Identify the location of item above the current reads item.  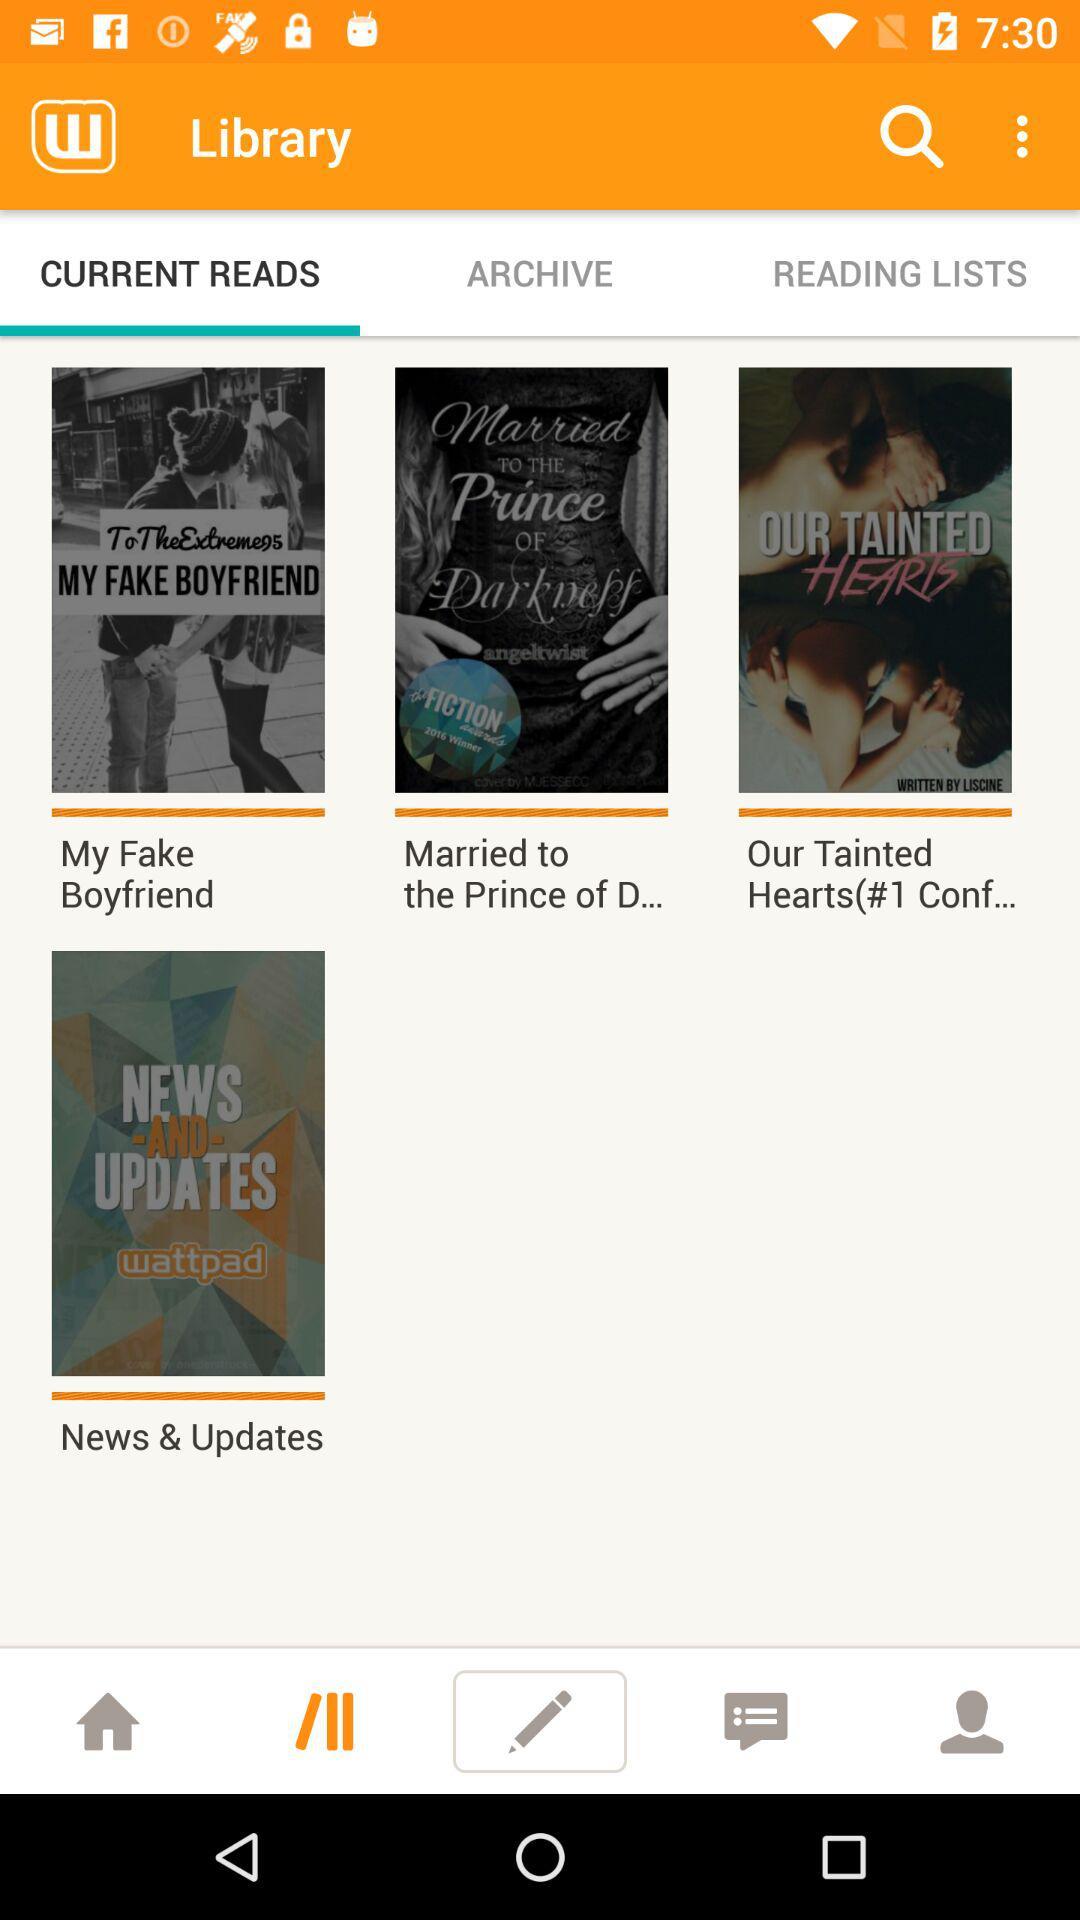
(72, 135).